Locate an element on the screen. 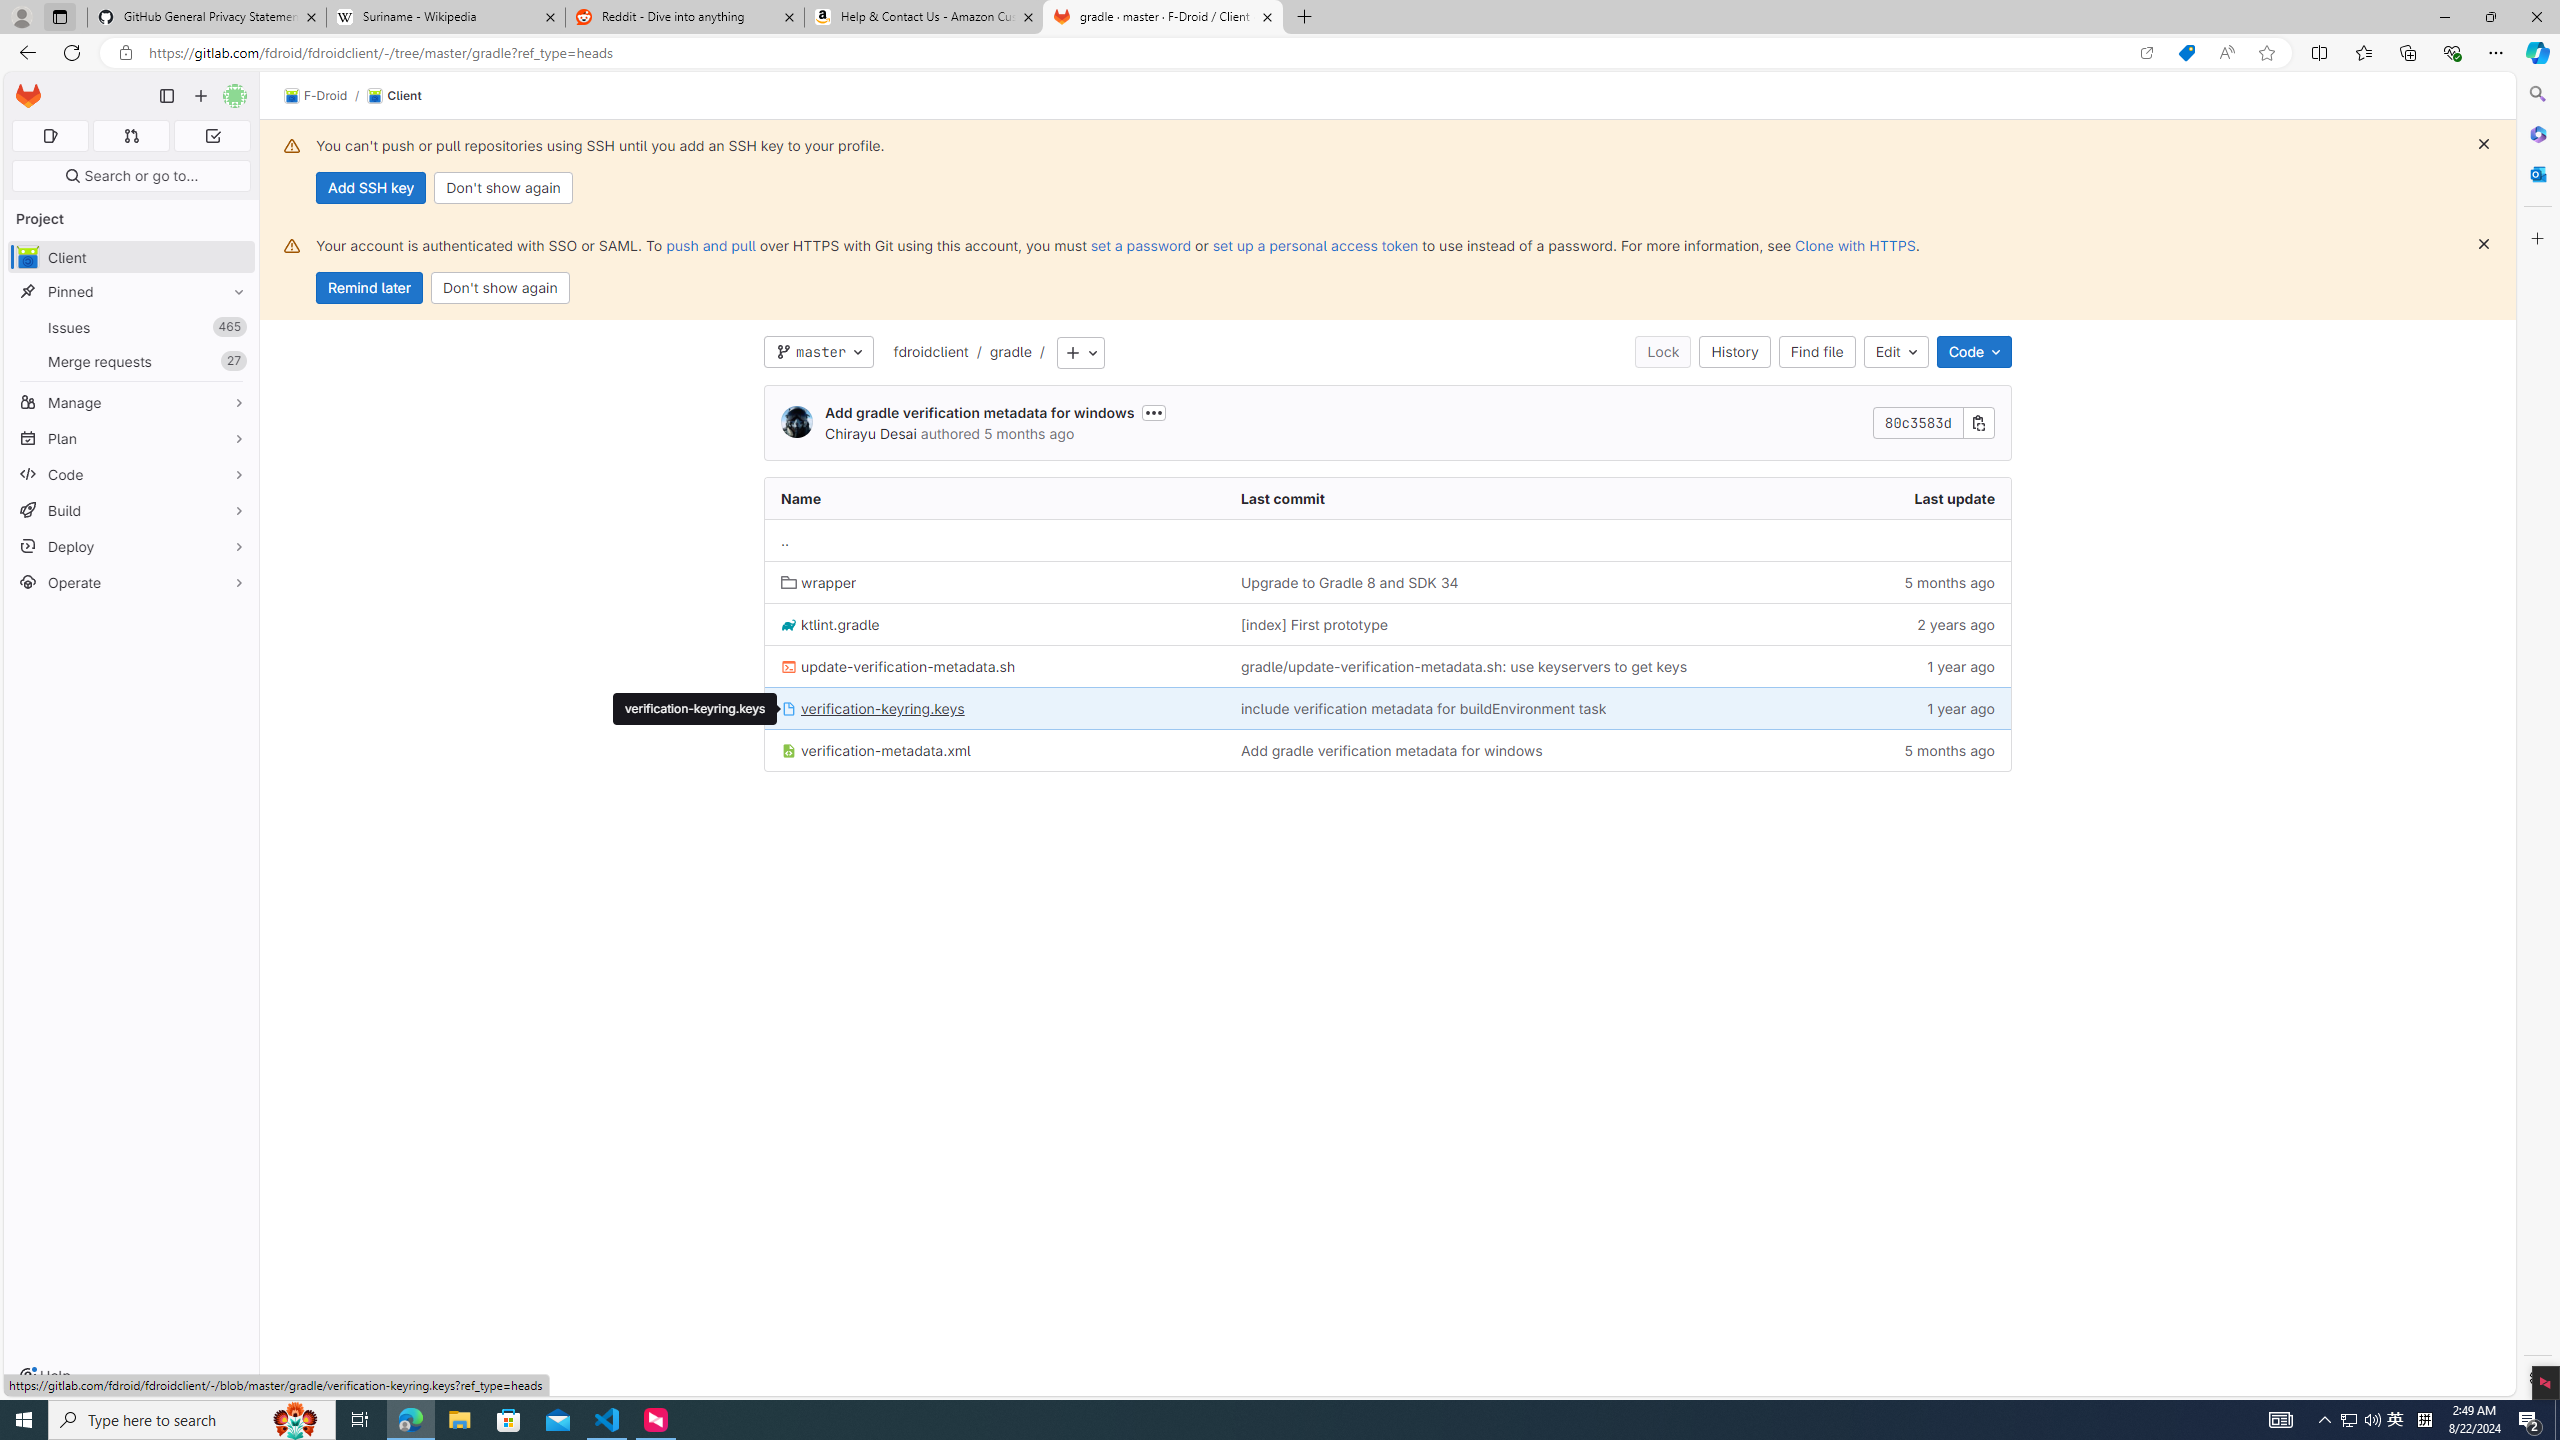  'Plan' is located at coordinates (130, 437).